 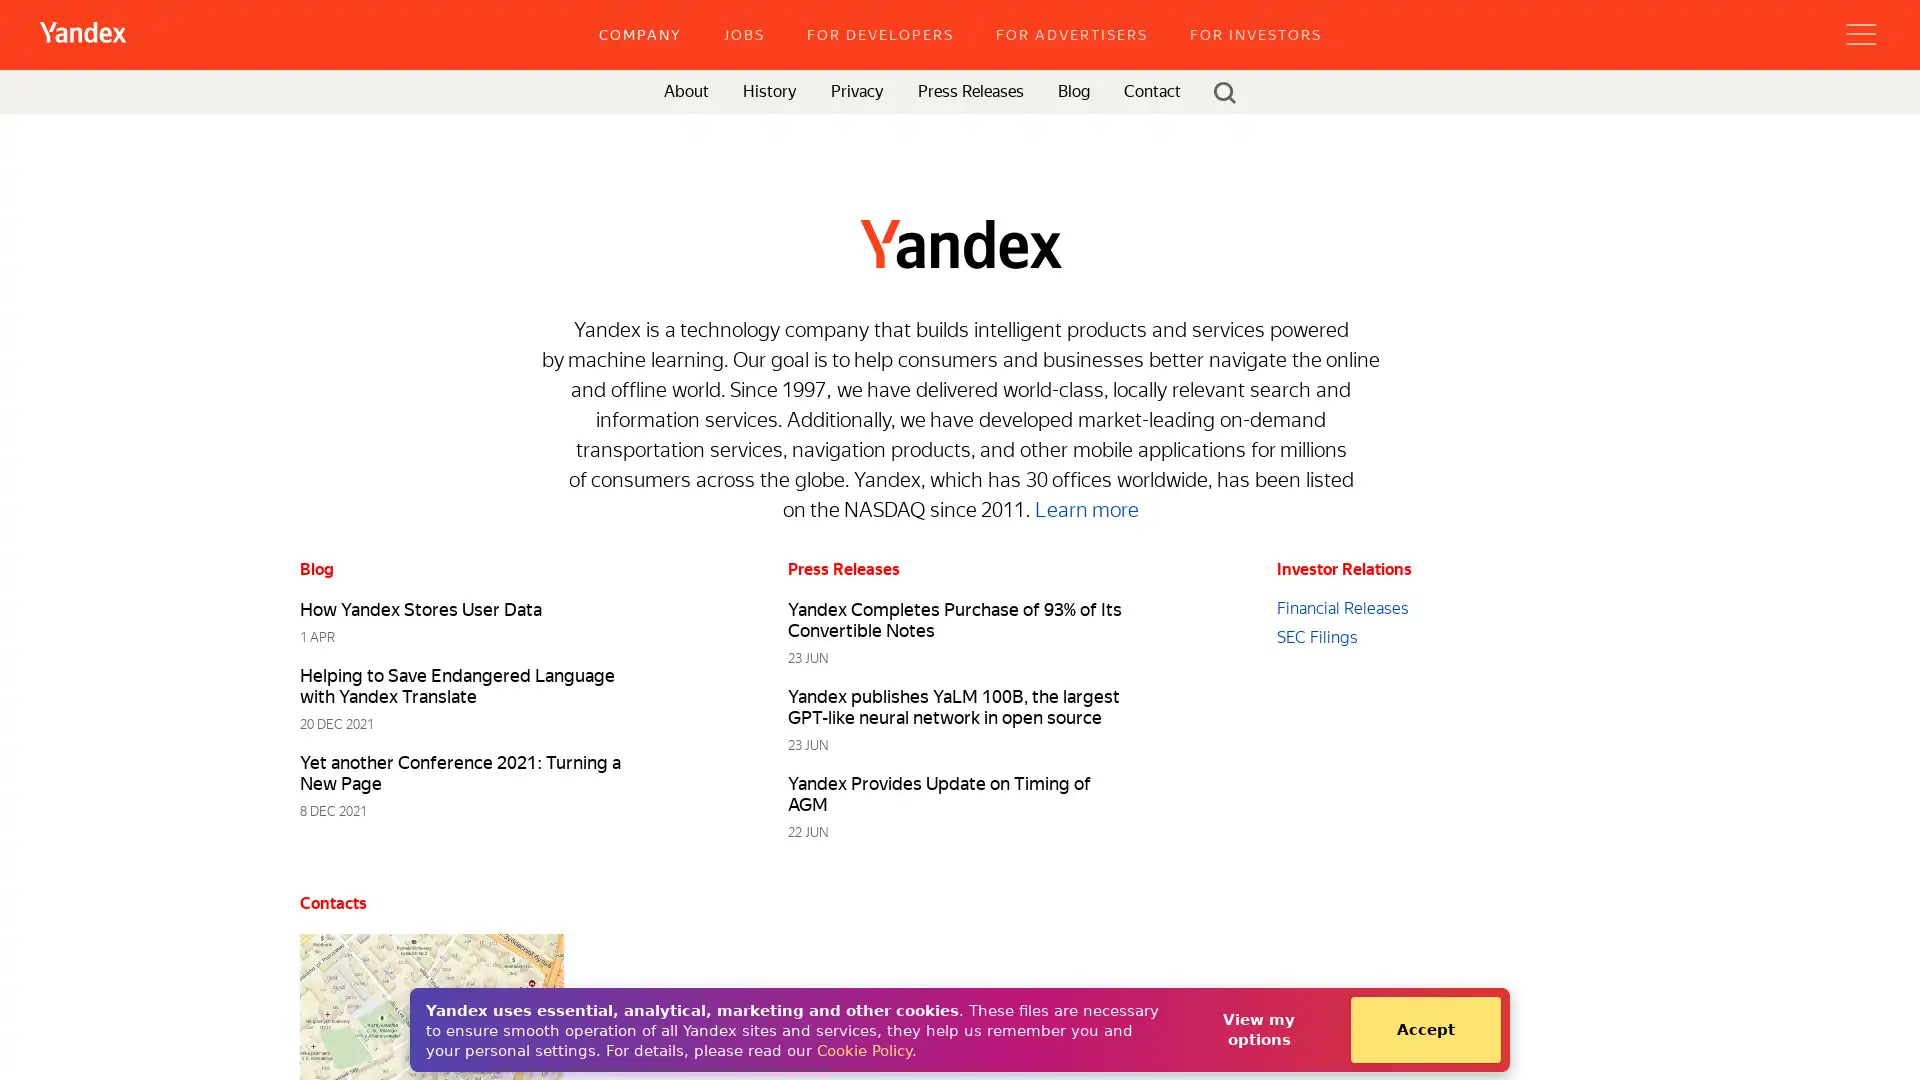 I want to click on View my options, so click(x=1257, y=1029).